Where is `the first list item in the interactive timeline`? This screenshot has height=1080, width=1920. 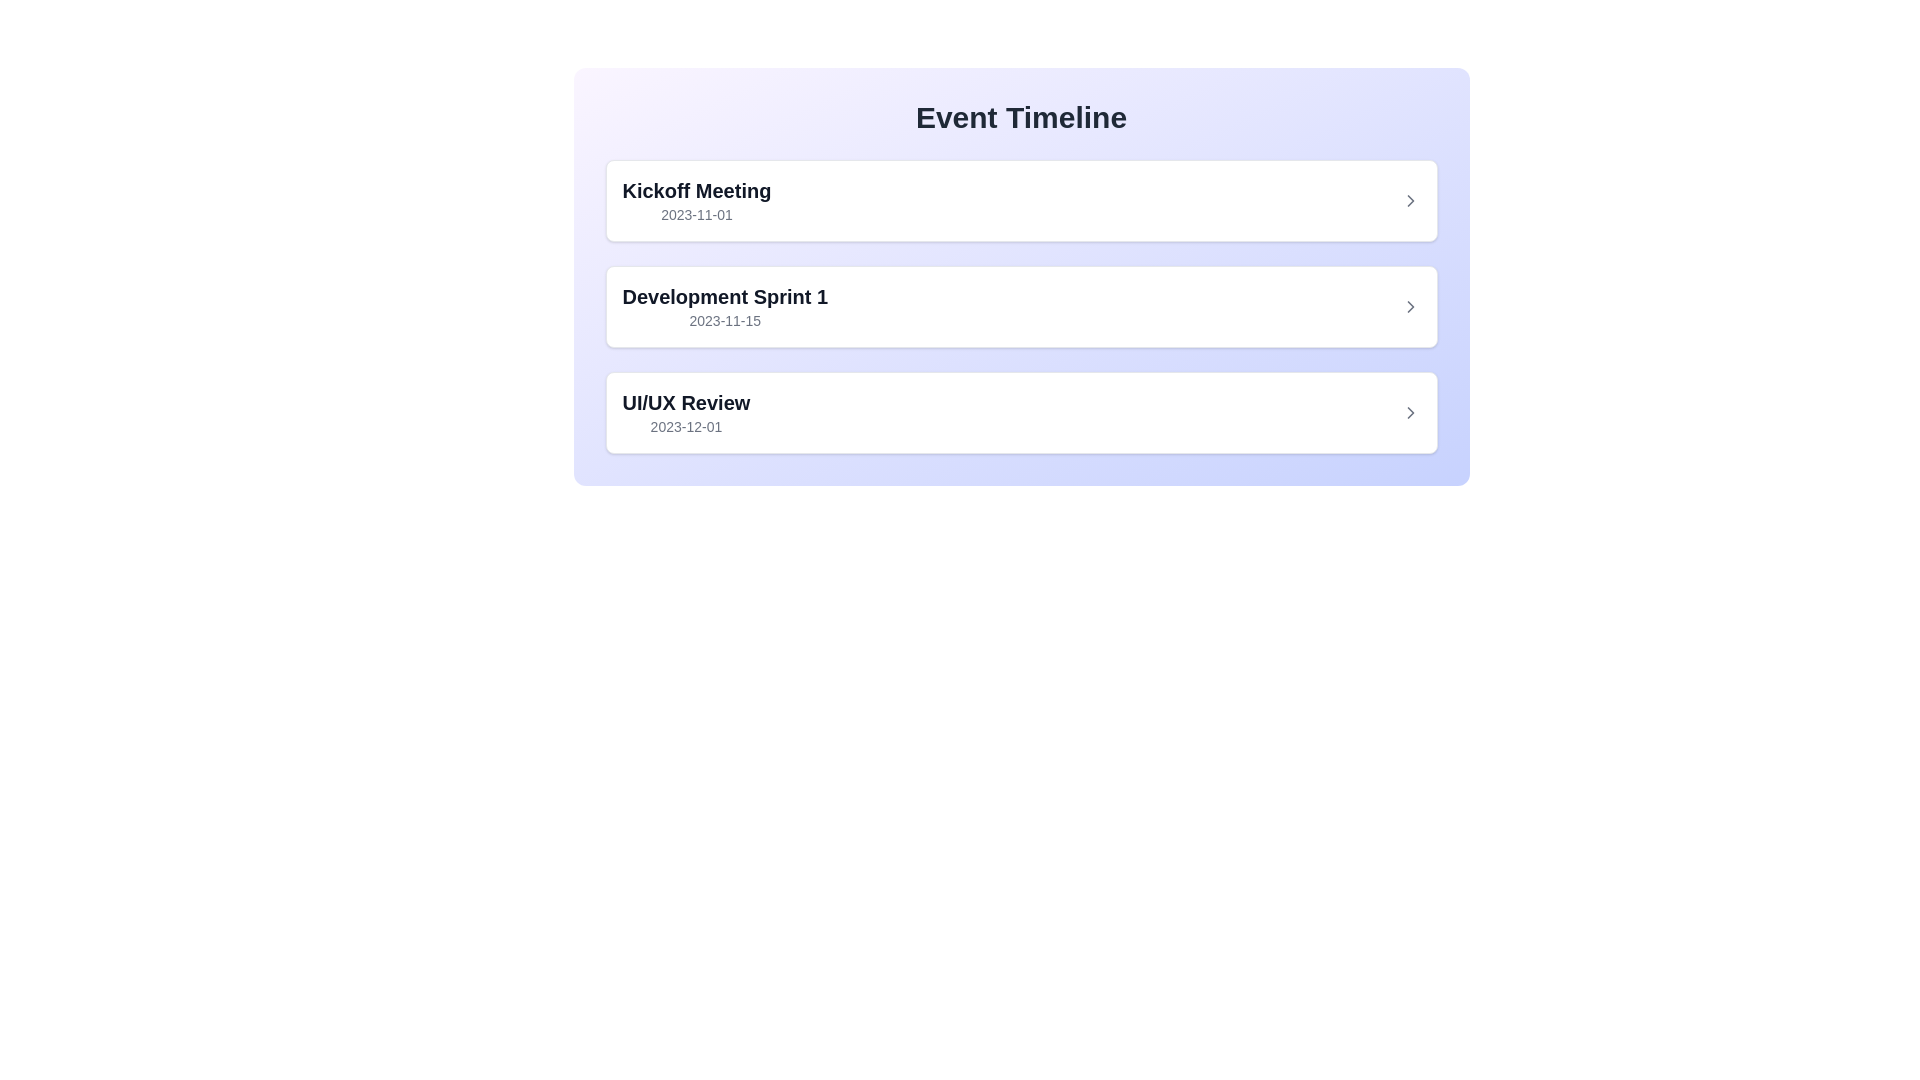 the first list item in the interactive timeline is located at coordinates (1021, 200).